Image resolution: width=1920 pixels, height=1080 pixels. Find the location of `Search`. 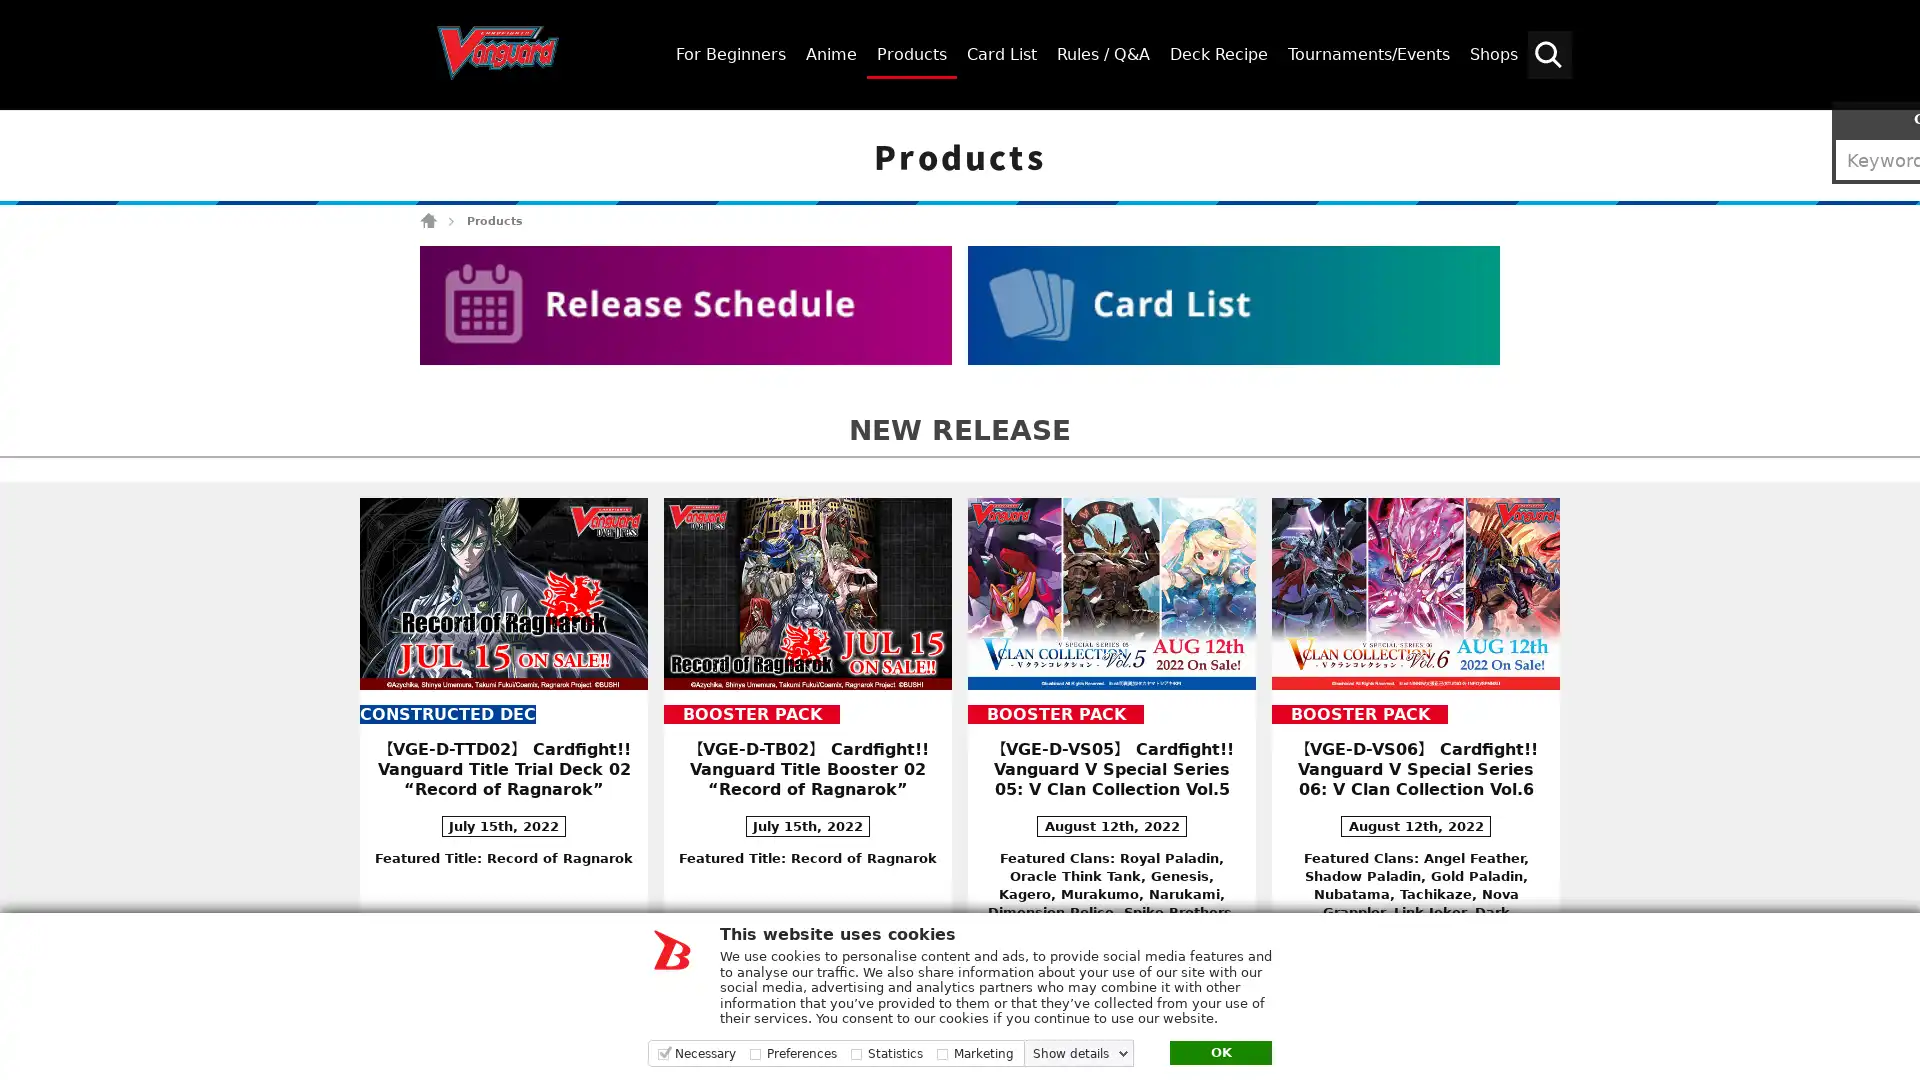

Search is located at coordinates (1895, 127).